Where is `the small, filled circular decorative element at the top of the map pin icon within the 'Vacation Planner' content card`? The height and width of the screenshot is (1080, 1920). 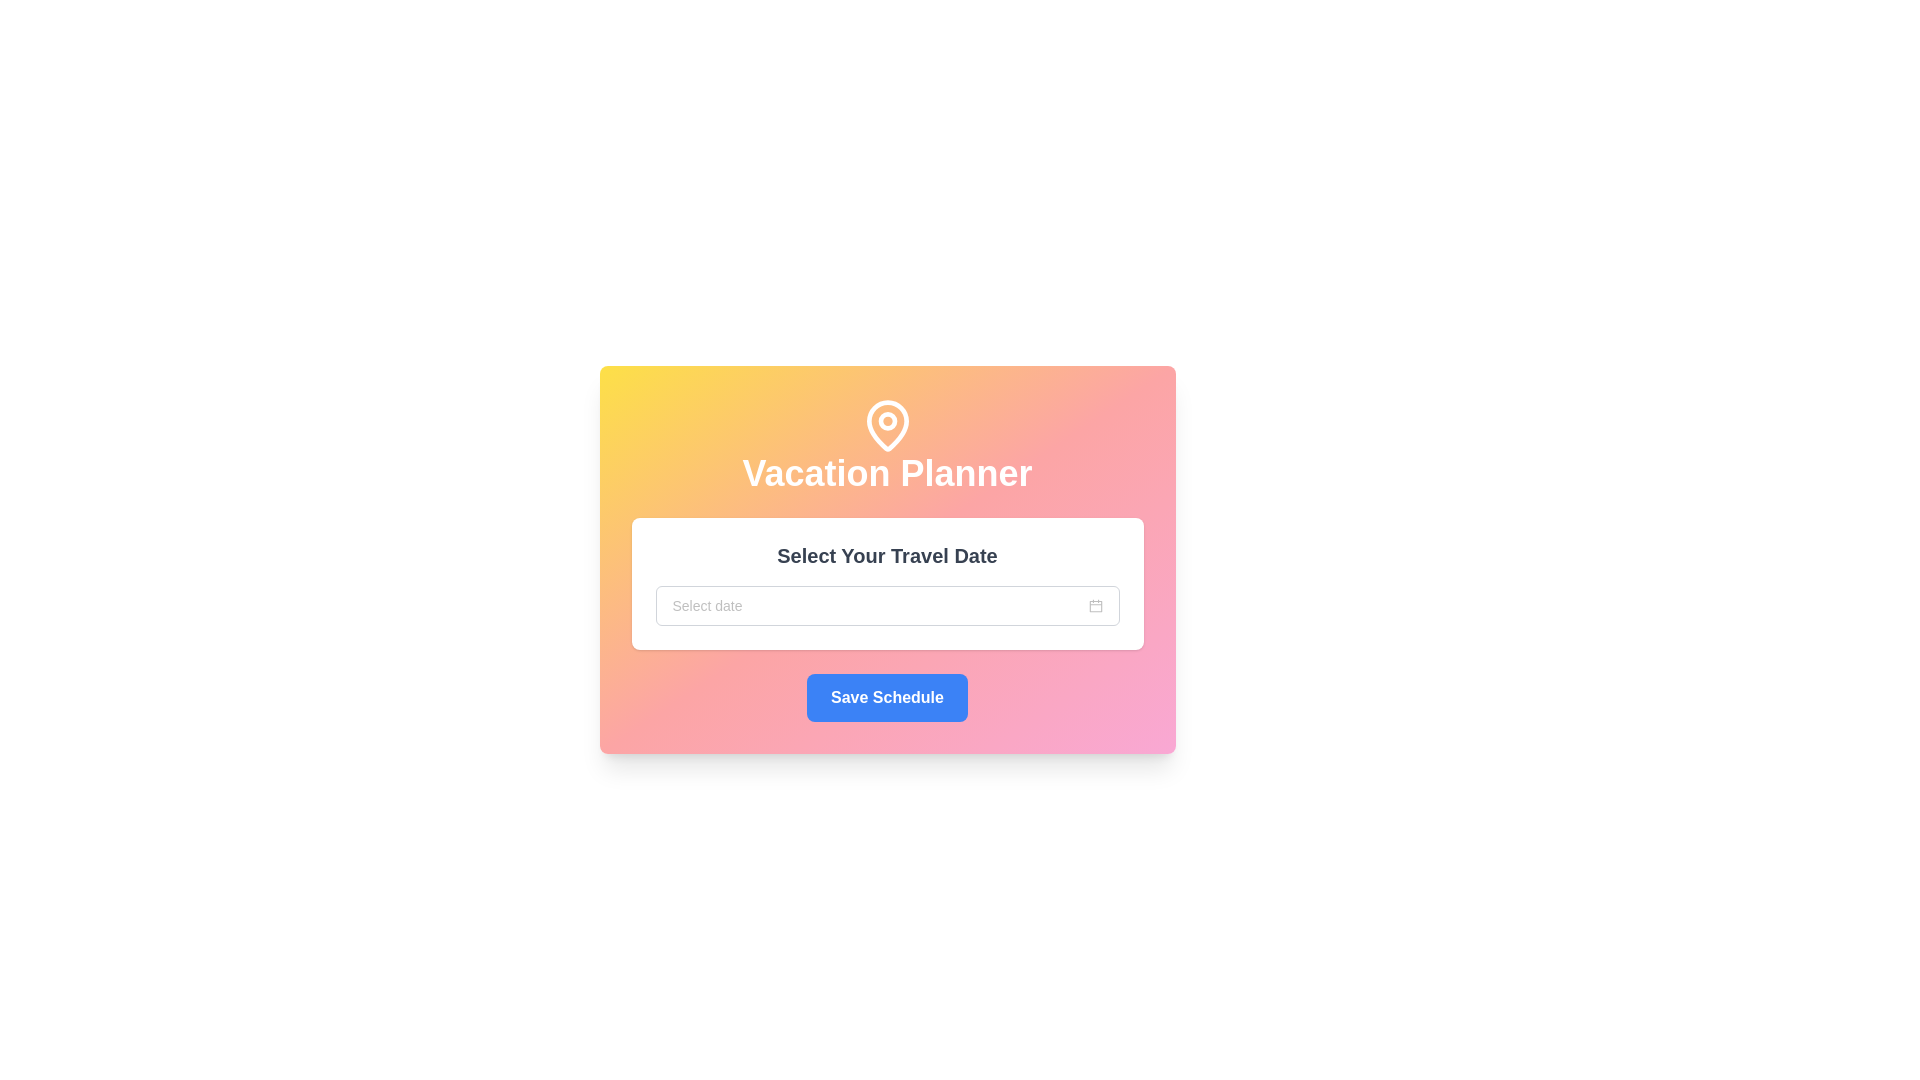
the small, filled circular decorative element at the top of the map pin icon within the 'Vacation Planner' content card is located at coordinates (886, 420).